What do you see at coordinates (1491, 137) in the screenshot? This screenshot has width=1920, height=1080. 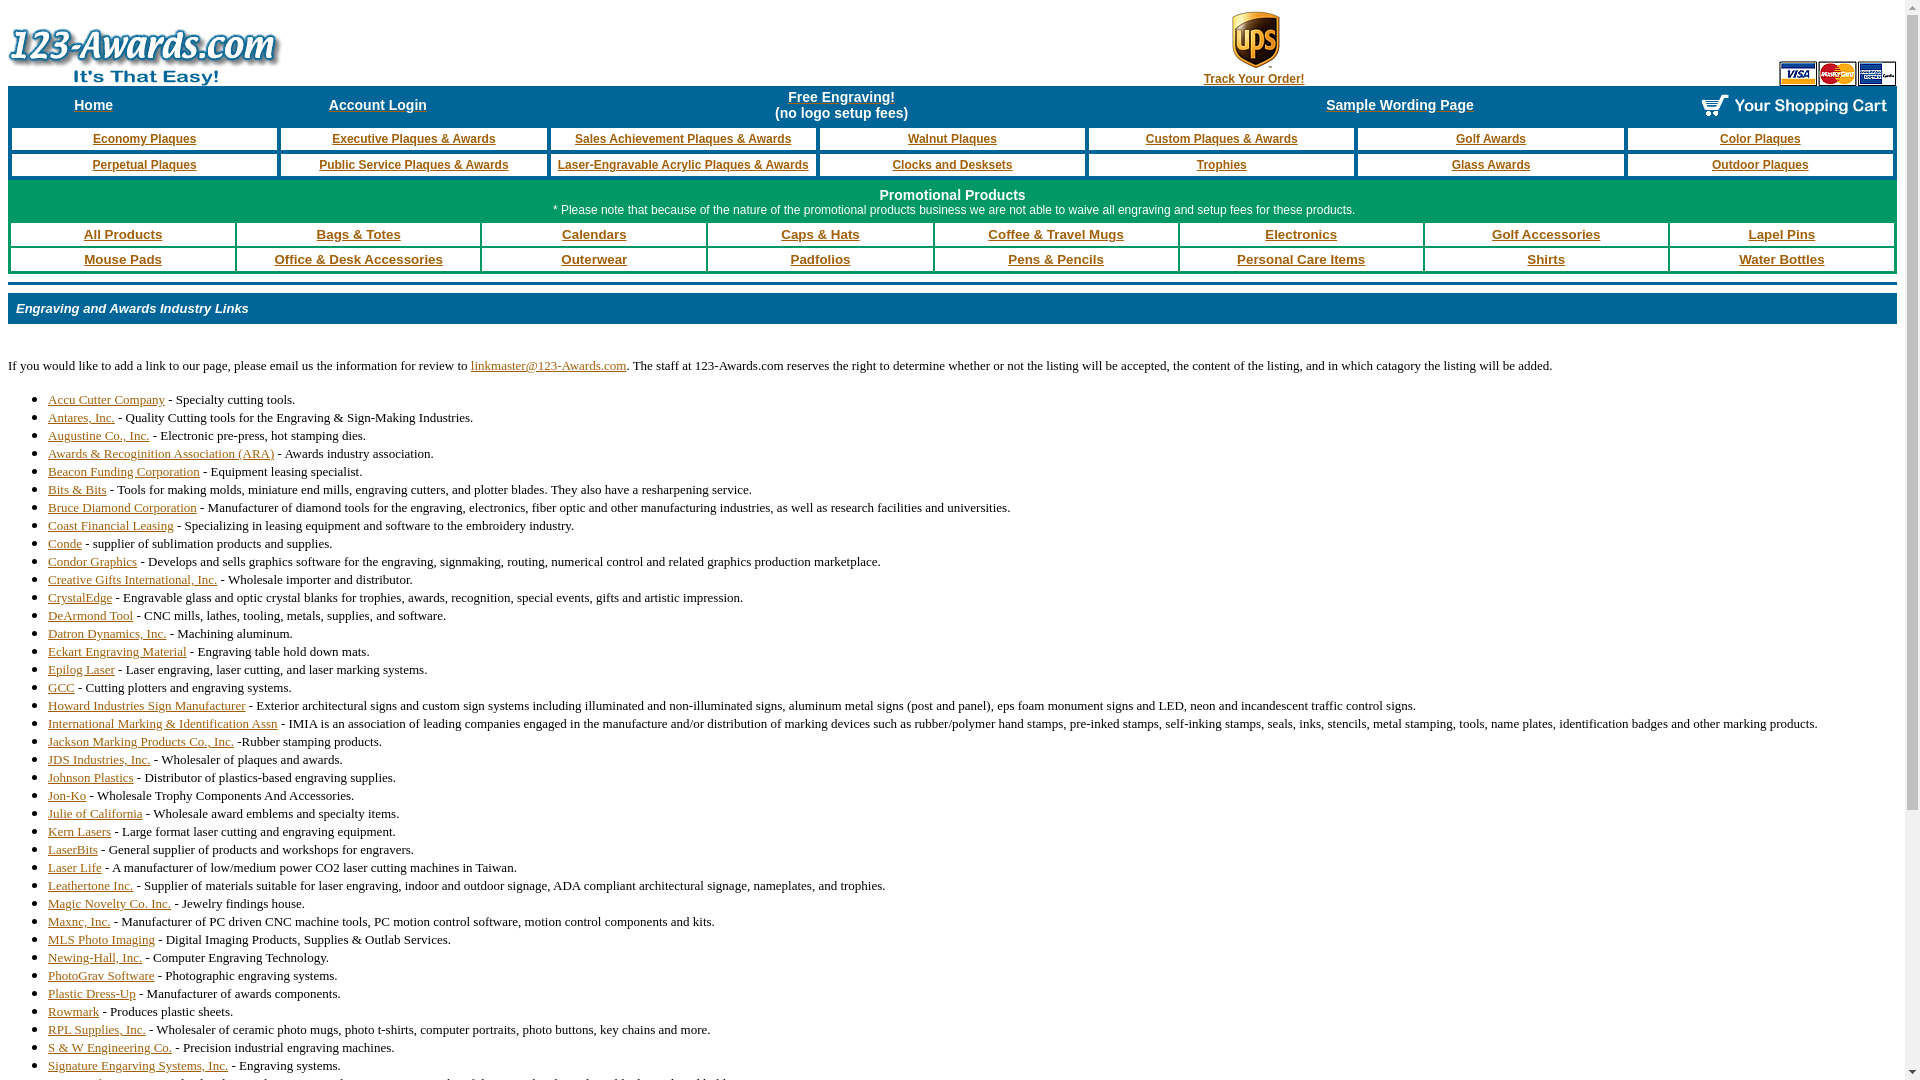 I see `'Golf Awards'` at bounding box center [1491, 137].